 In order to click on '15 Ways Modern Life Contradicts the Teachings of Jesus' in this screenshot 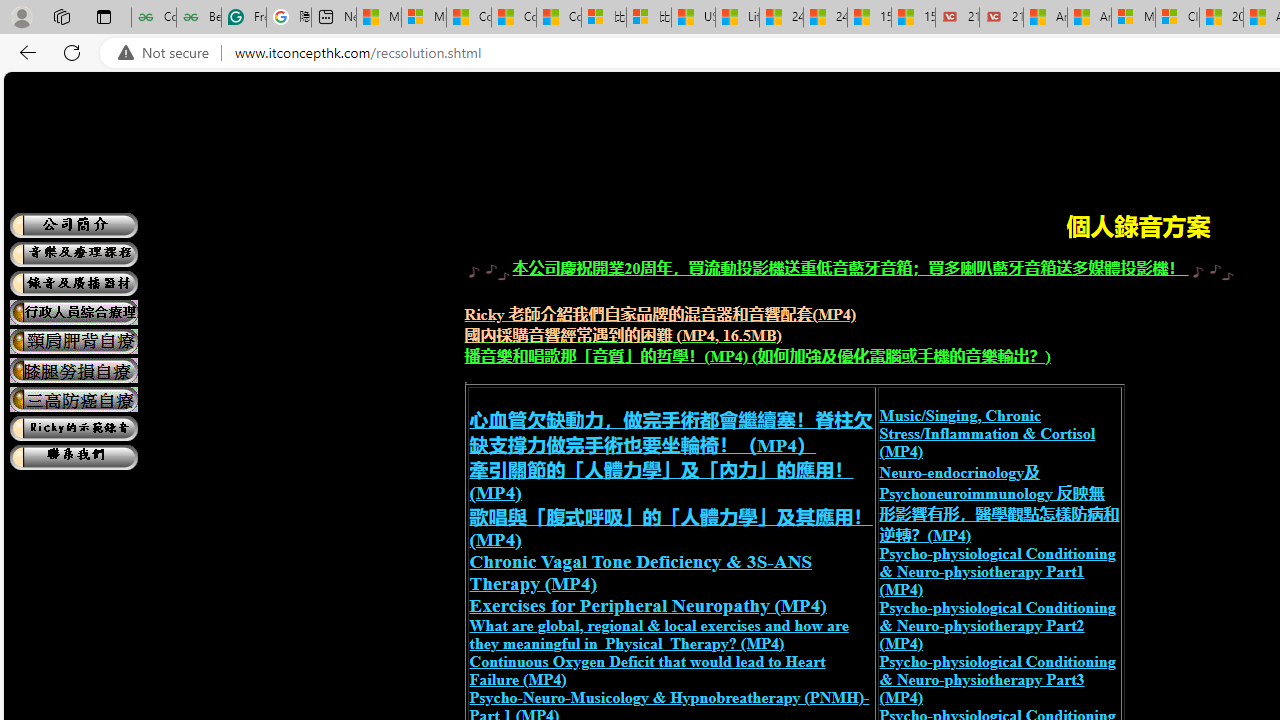, I will do `click(912, 17)`.